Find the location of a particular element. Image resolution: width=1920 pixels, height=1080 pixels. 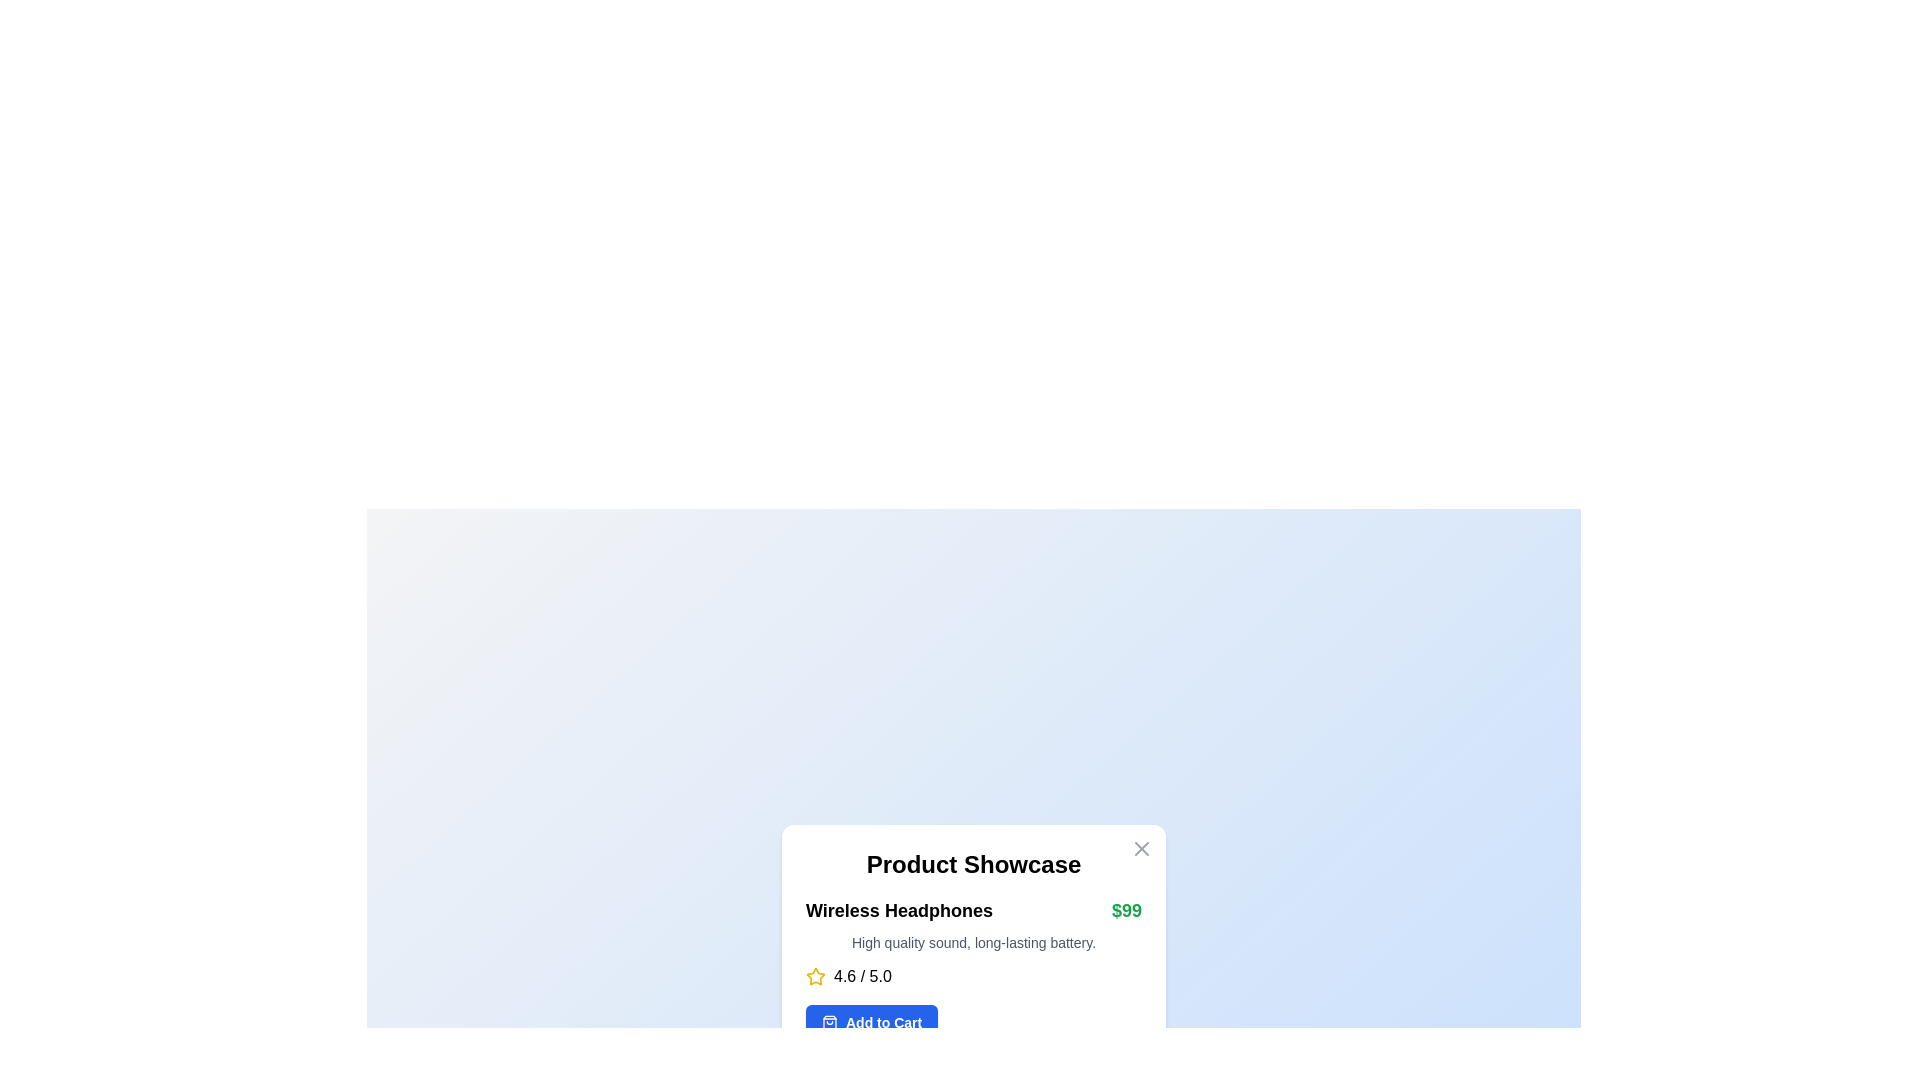

the product features description text located below the product name 'Wireless Headphones' and above the product rating '4.6 / 5.0' is located at coordinates (974, 941).